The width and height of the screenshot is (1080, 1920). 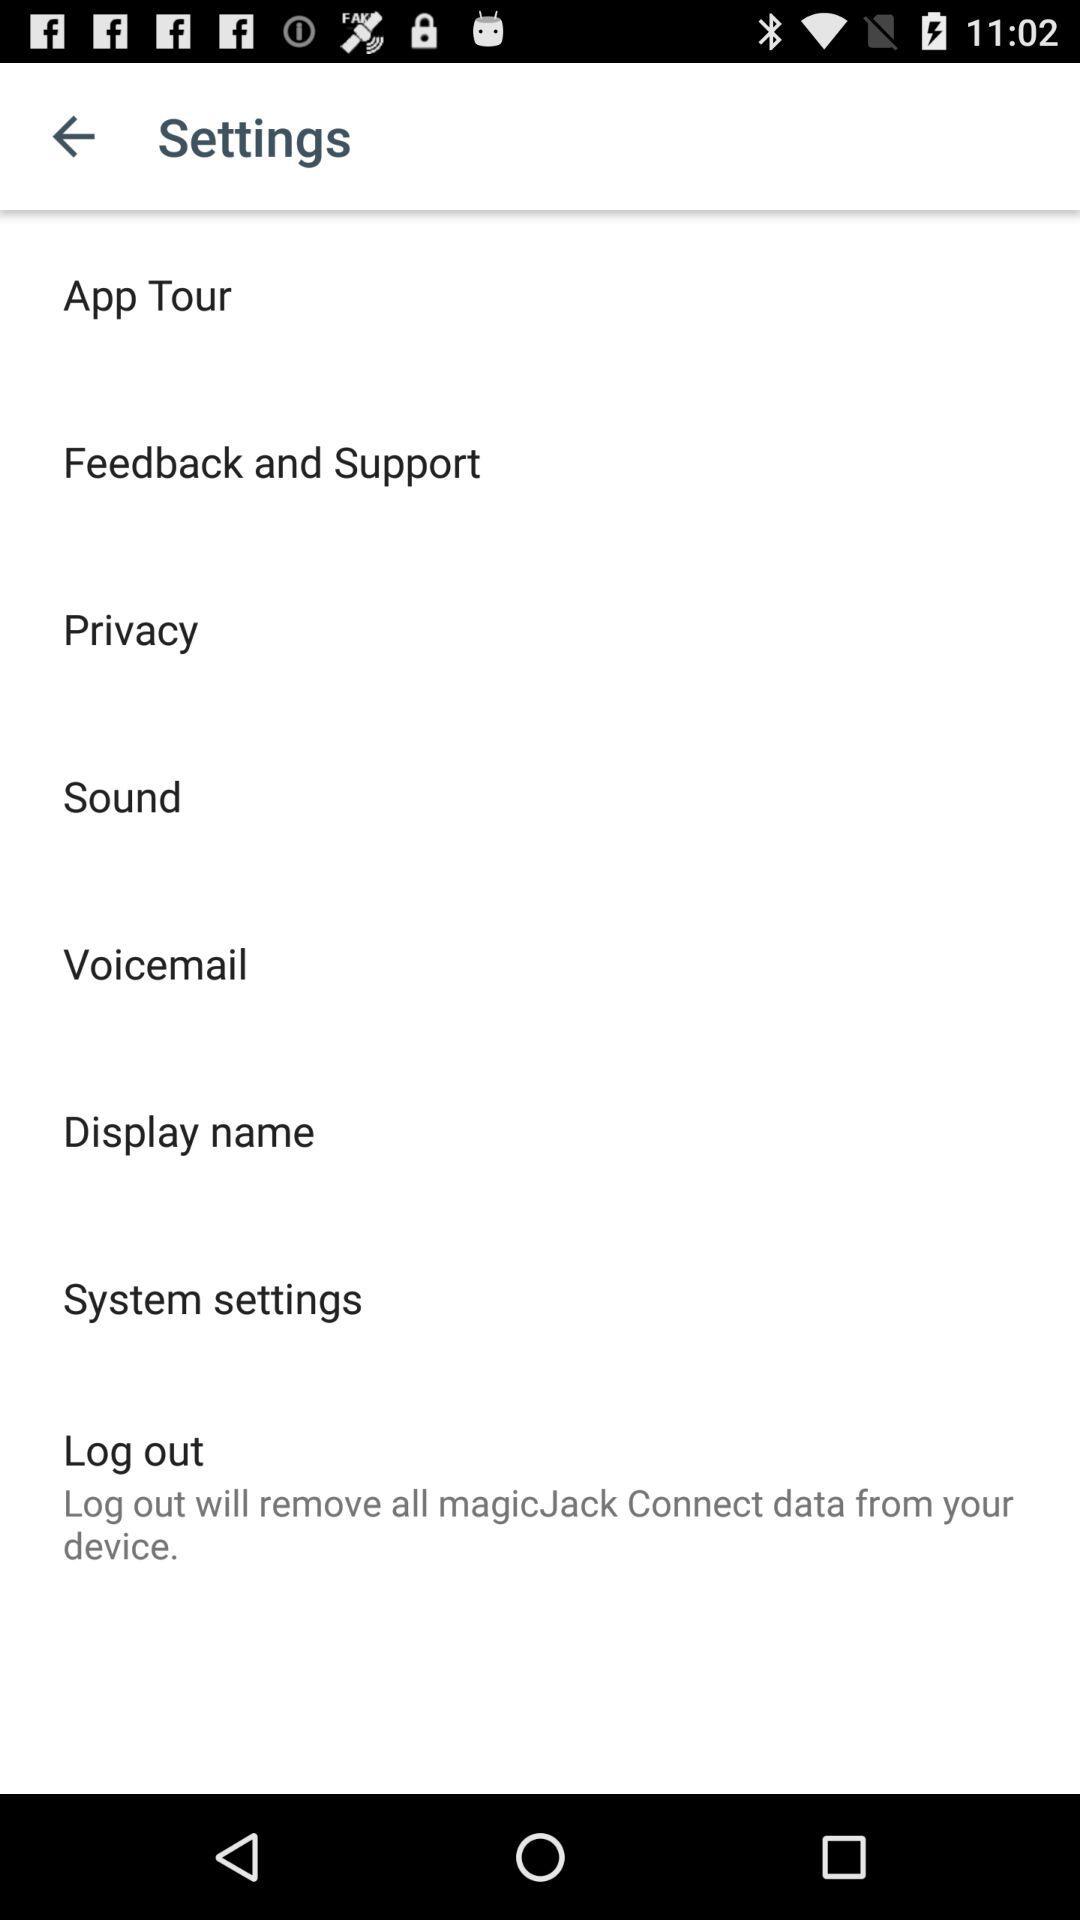 What do you see at coordinates (154, 963) in the screenshot?
I see `the item above the display name` at bounding box center [154, 963].